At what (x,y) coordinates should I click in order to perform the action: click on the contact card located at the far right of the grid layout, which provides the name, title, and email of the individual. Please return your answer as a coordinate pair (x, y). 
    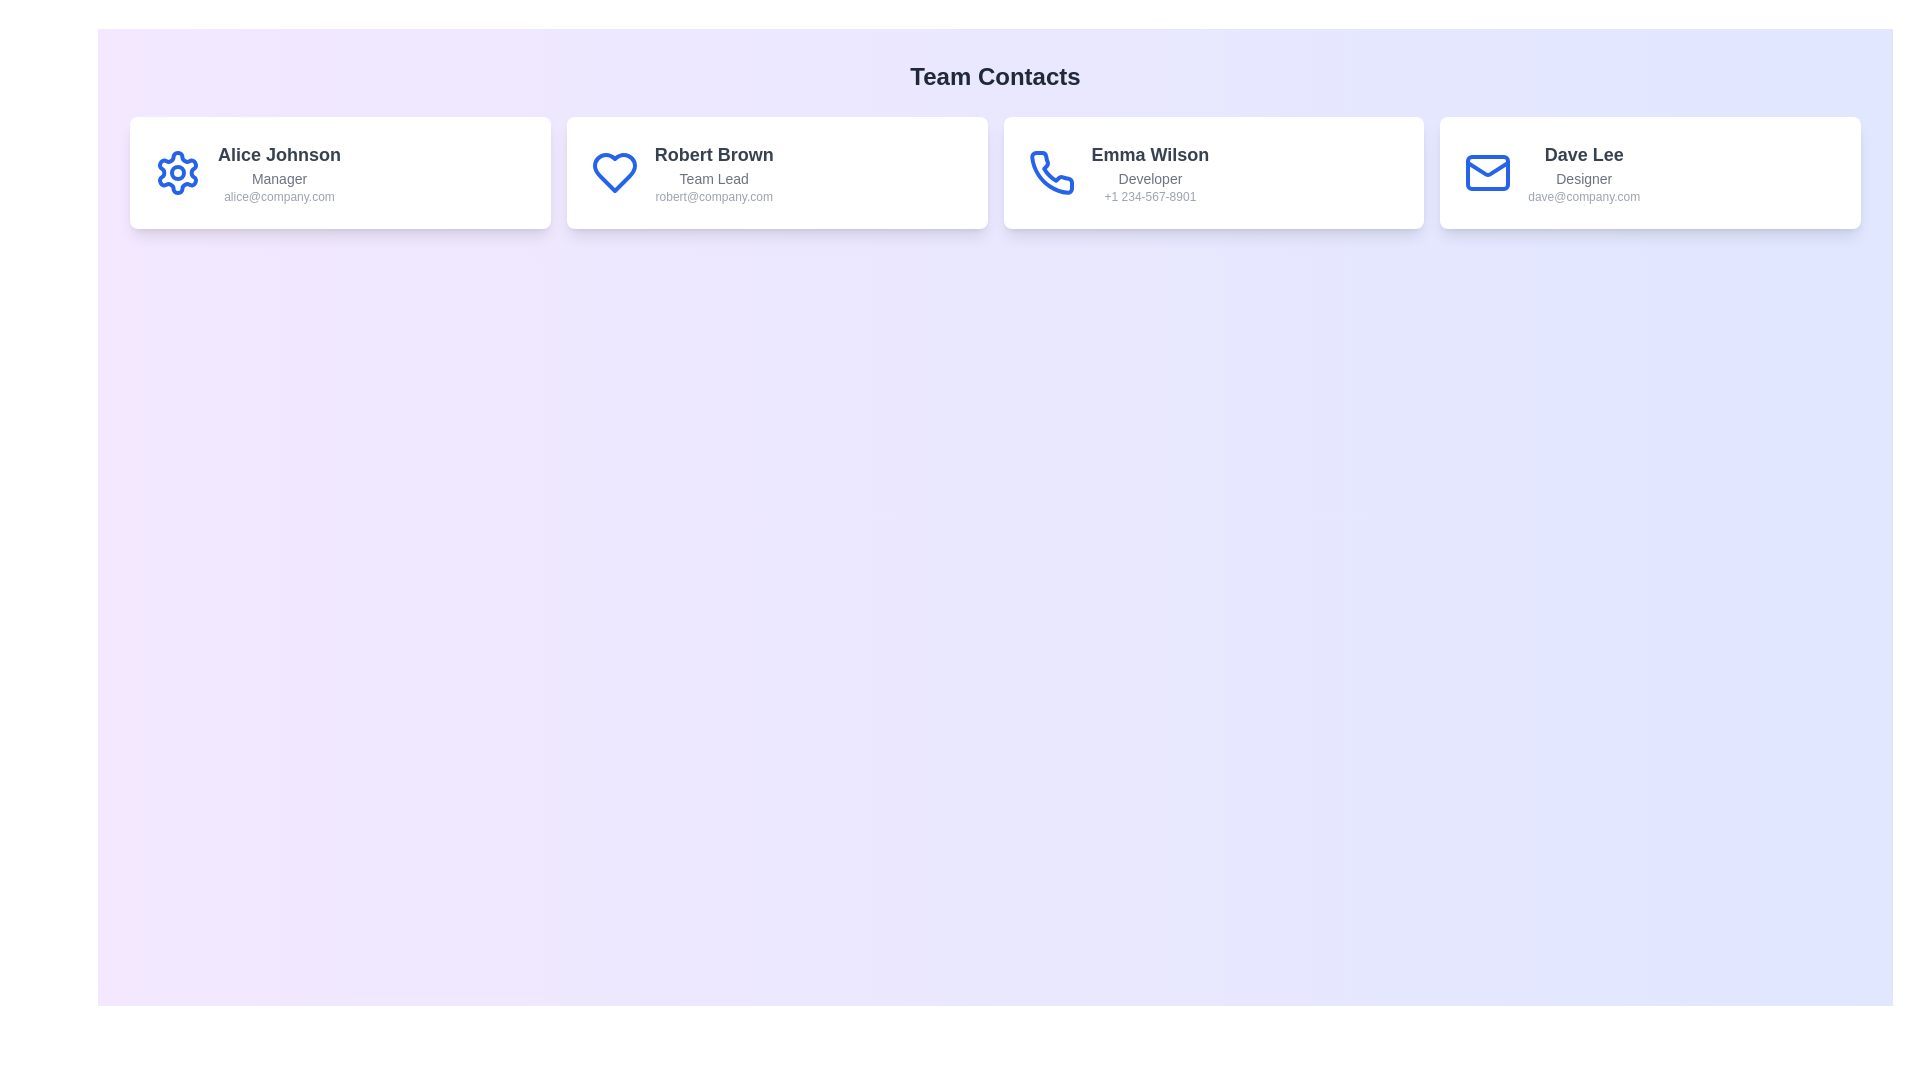
    Looking at the image, I should click on (1650, 172).